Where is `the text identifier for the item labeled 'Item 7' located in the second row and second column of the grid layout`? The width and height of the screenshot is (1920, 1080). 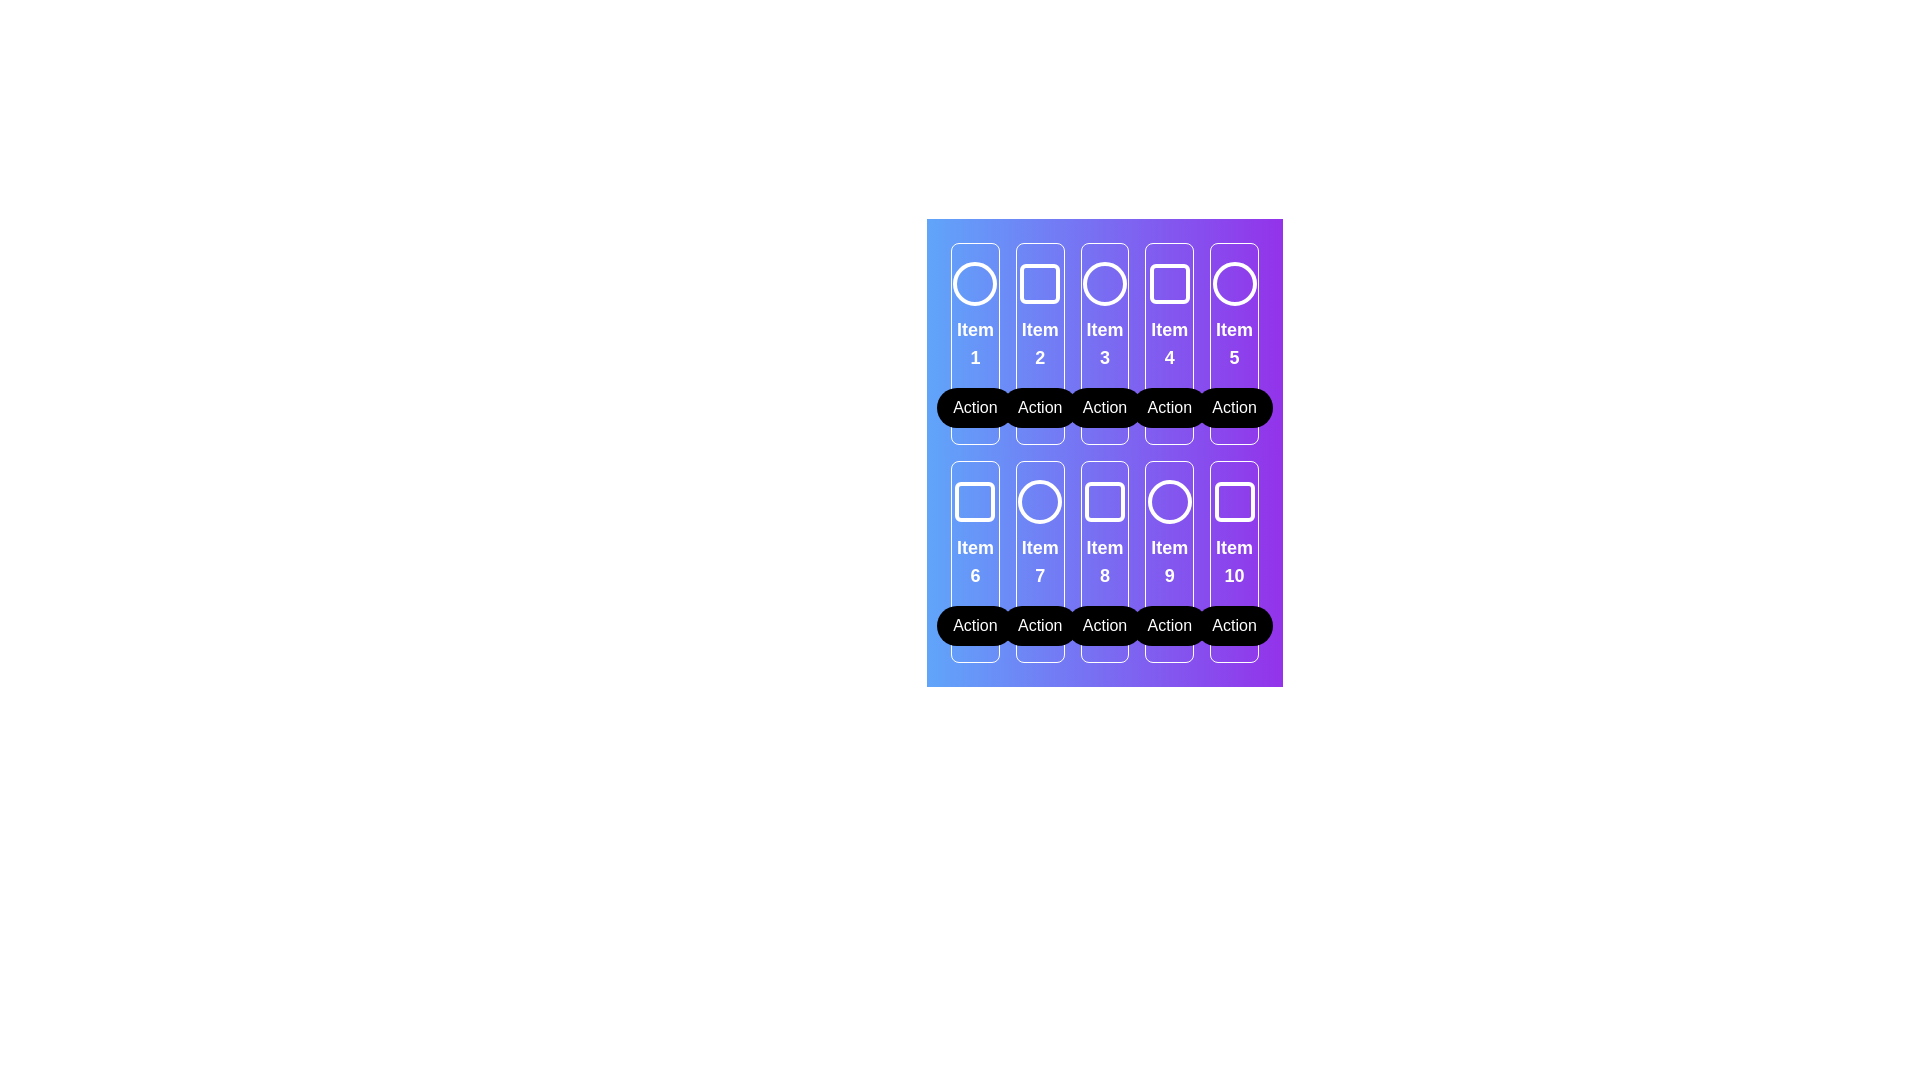
the text identifier for the item labeled 'Item 7' located in the second row and second column of the grid layout is located at coordinates (1040, 562).